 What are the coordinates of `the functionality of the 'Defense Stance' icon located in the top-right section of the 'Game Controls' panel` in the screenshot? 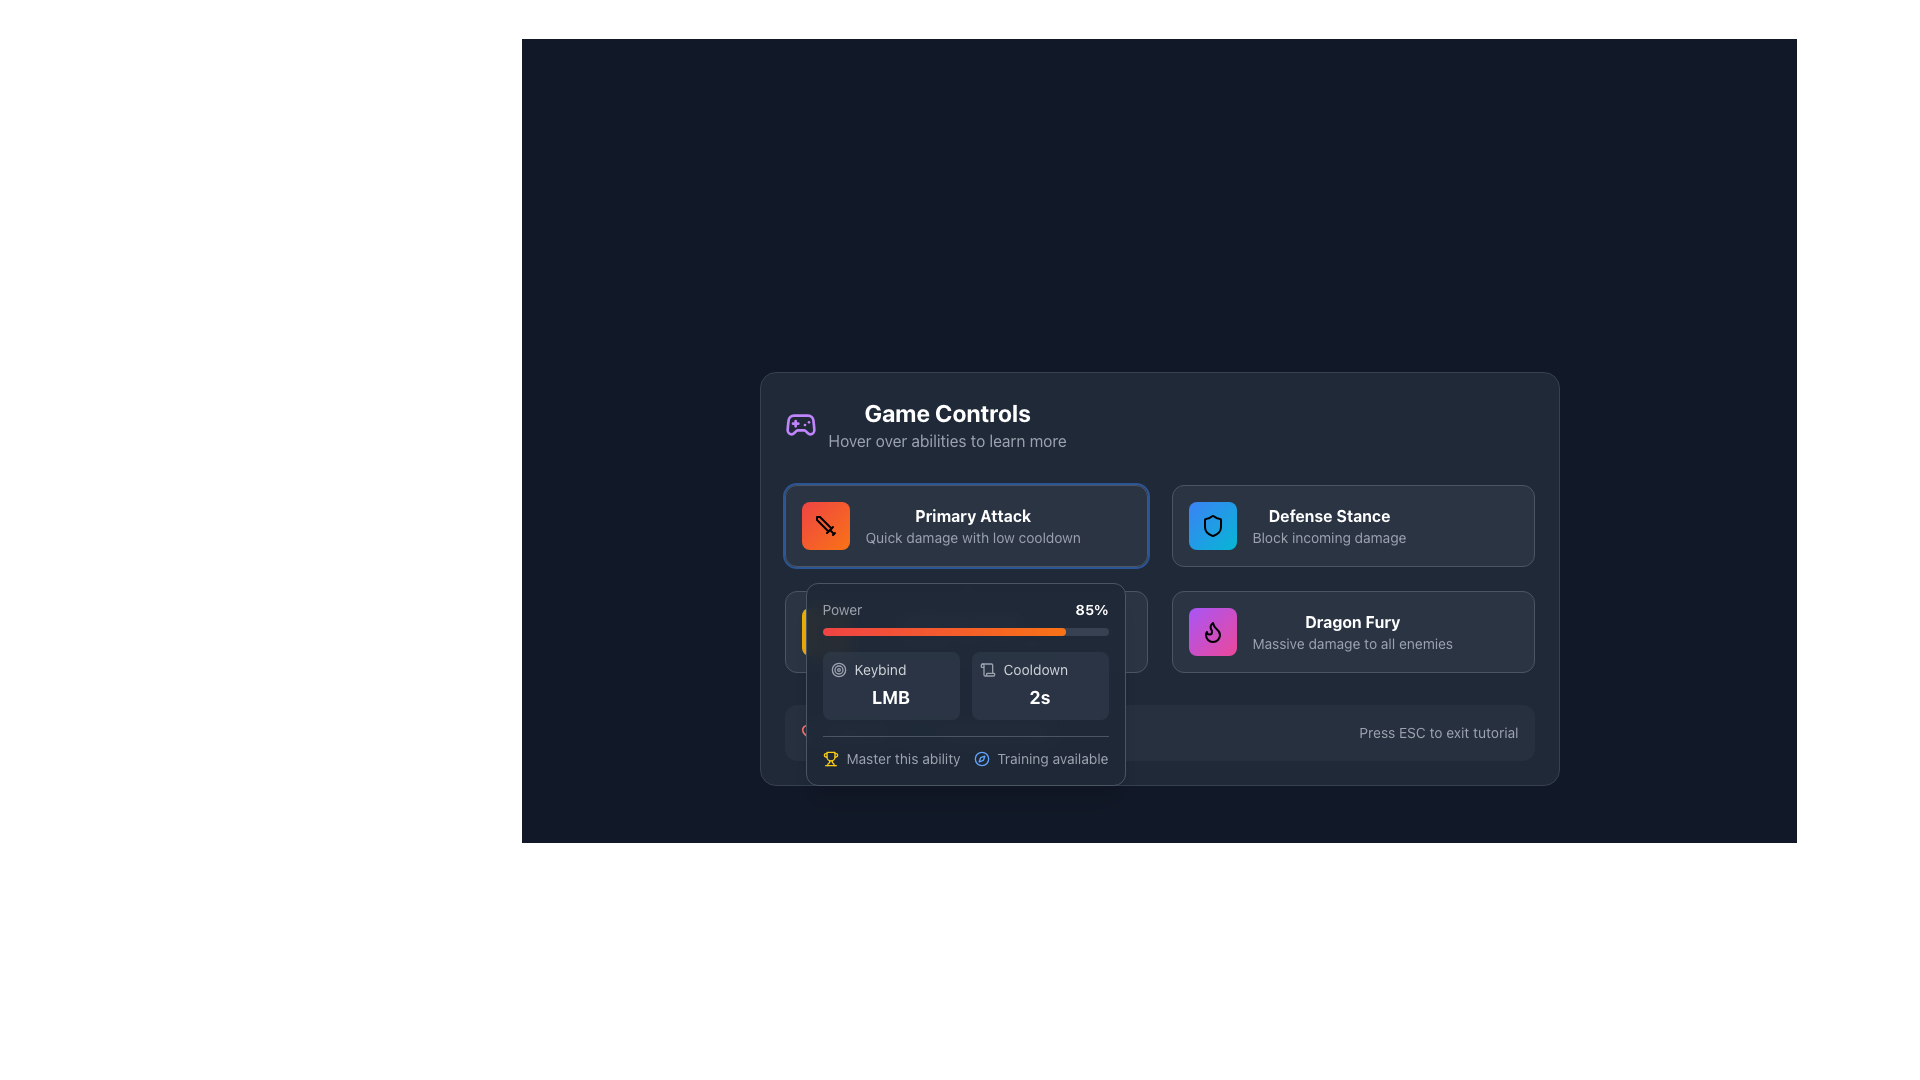 It's located at (1211, 524).